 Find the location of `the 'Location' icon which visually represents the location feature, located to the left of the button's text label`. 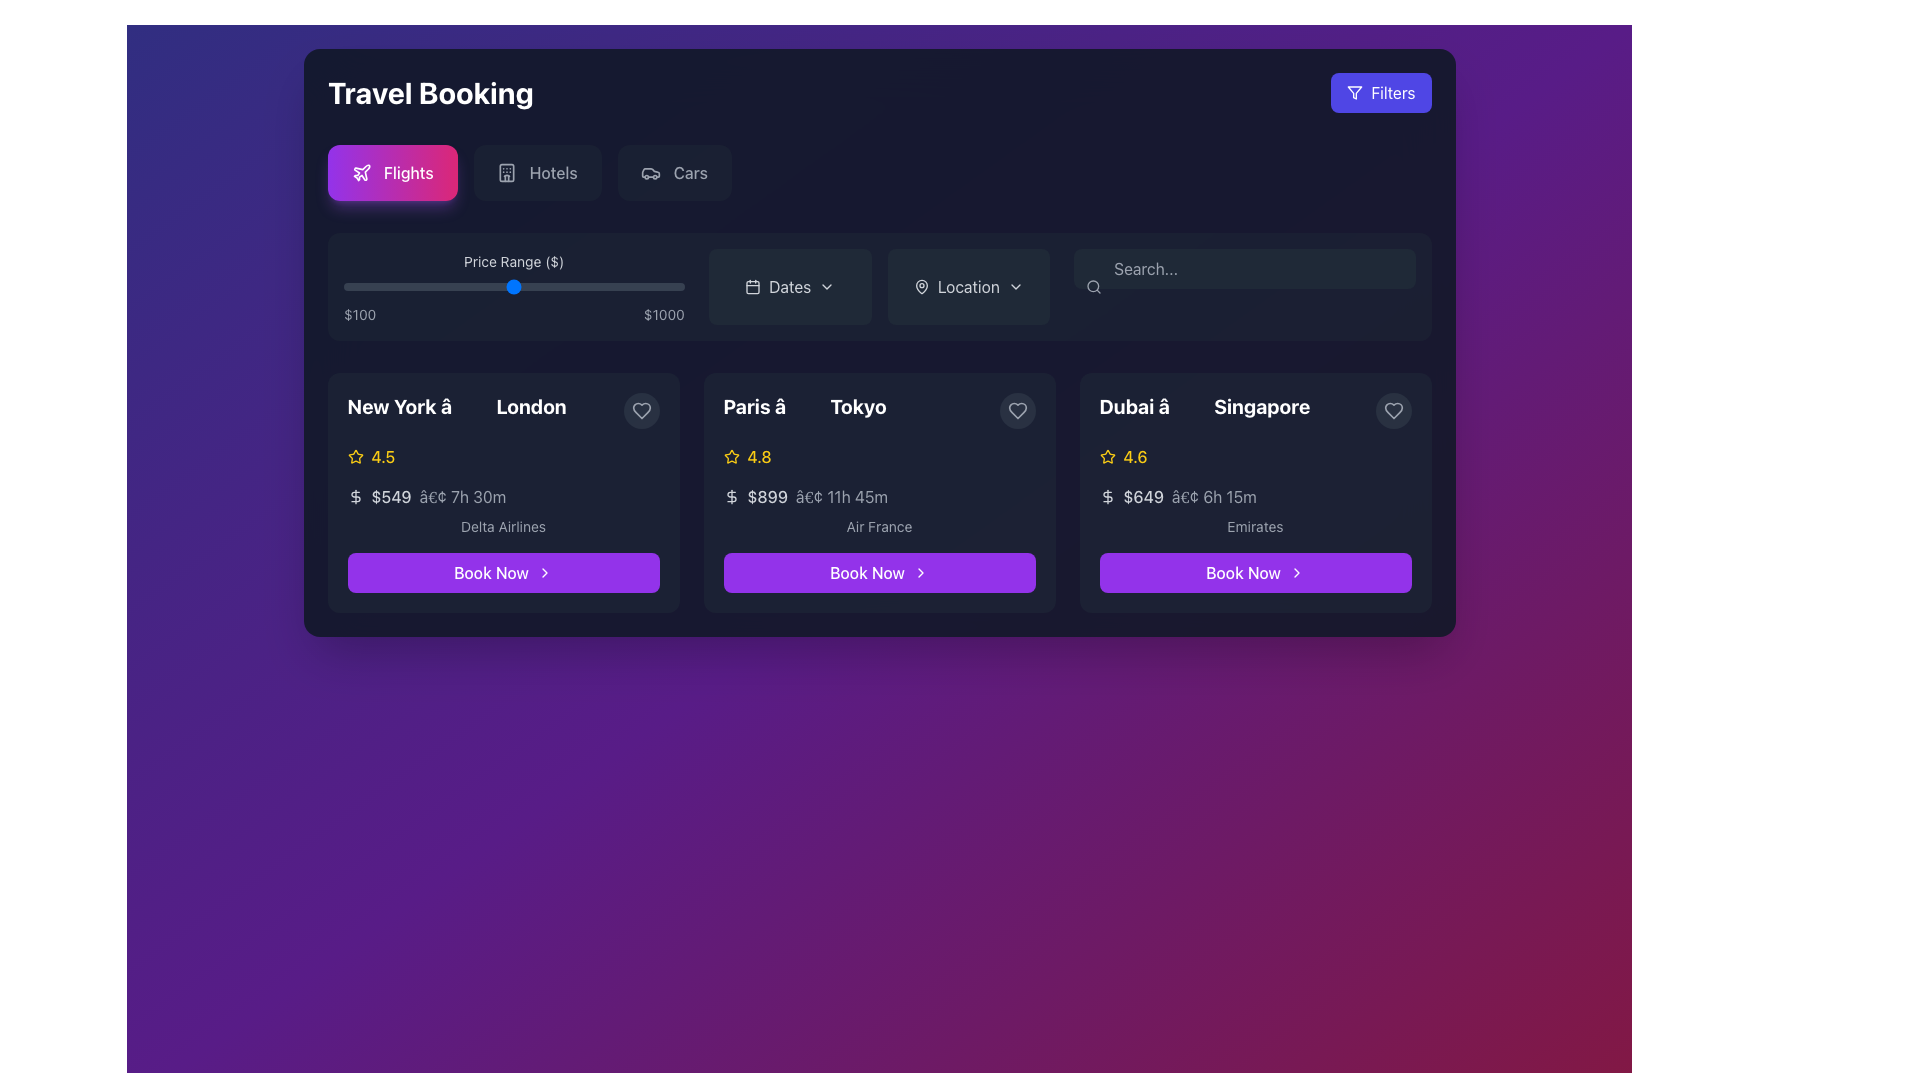

the 'Location' icon which visually represents the location feature, located to the left of the button's text label is located at coordinates (920, 286).